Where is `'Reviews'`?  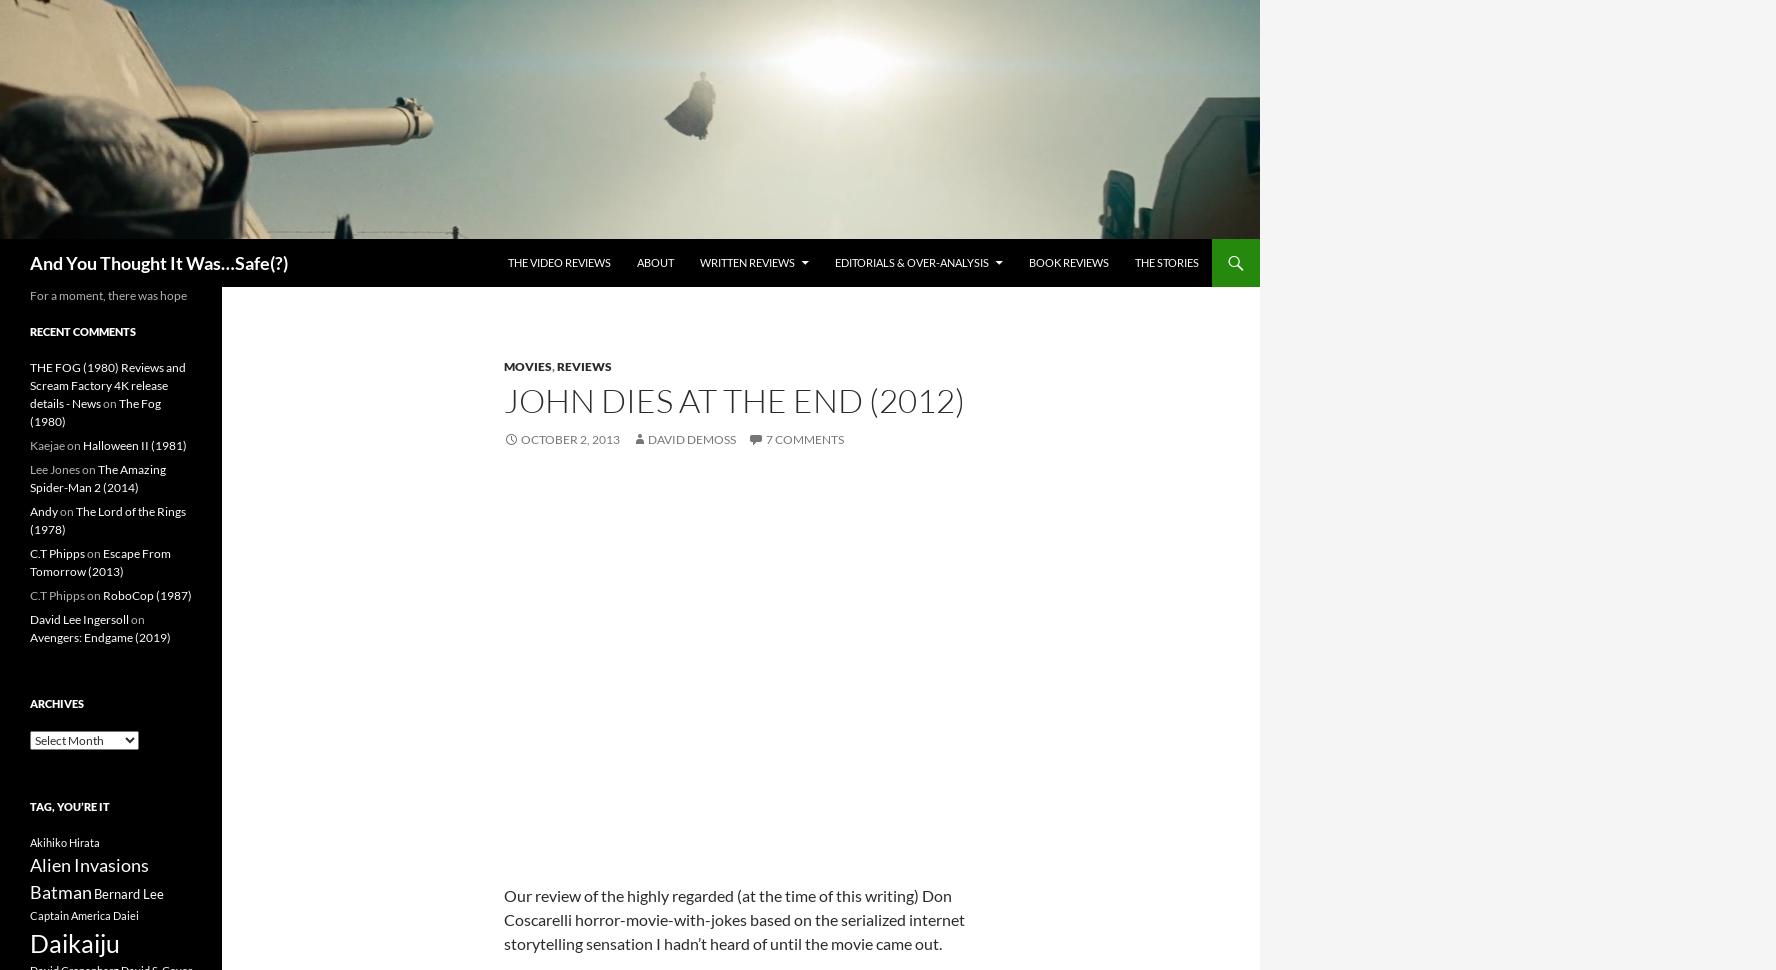
'Reviews' is located at coordinates (584, 365).